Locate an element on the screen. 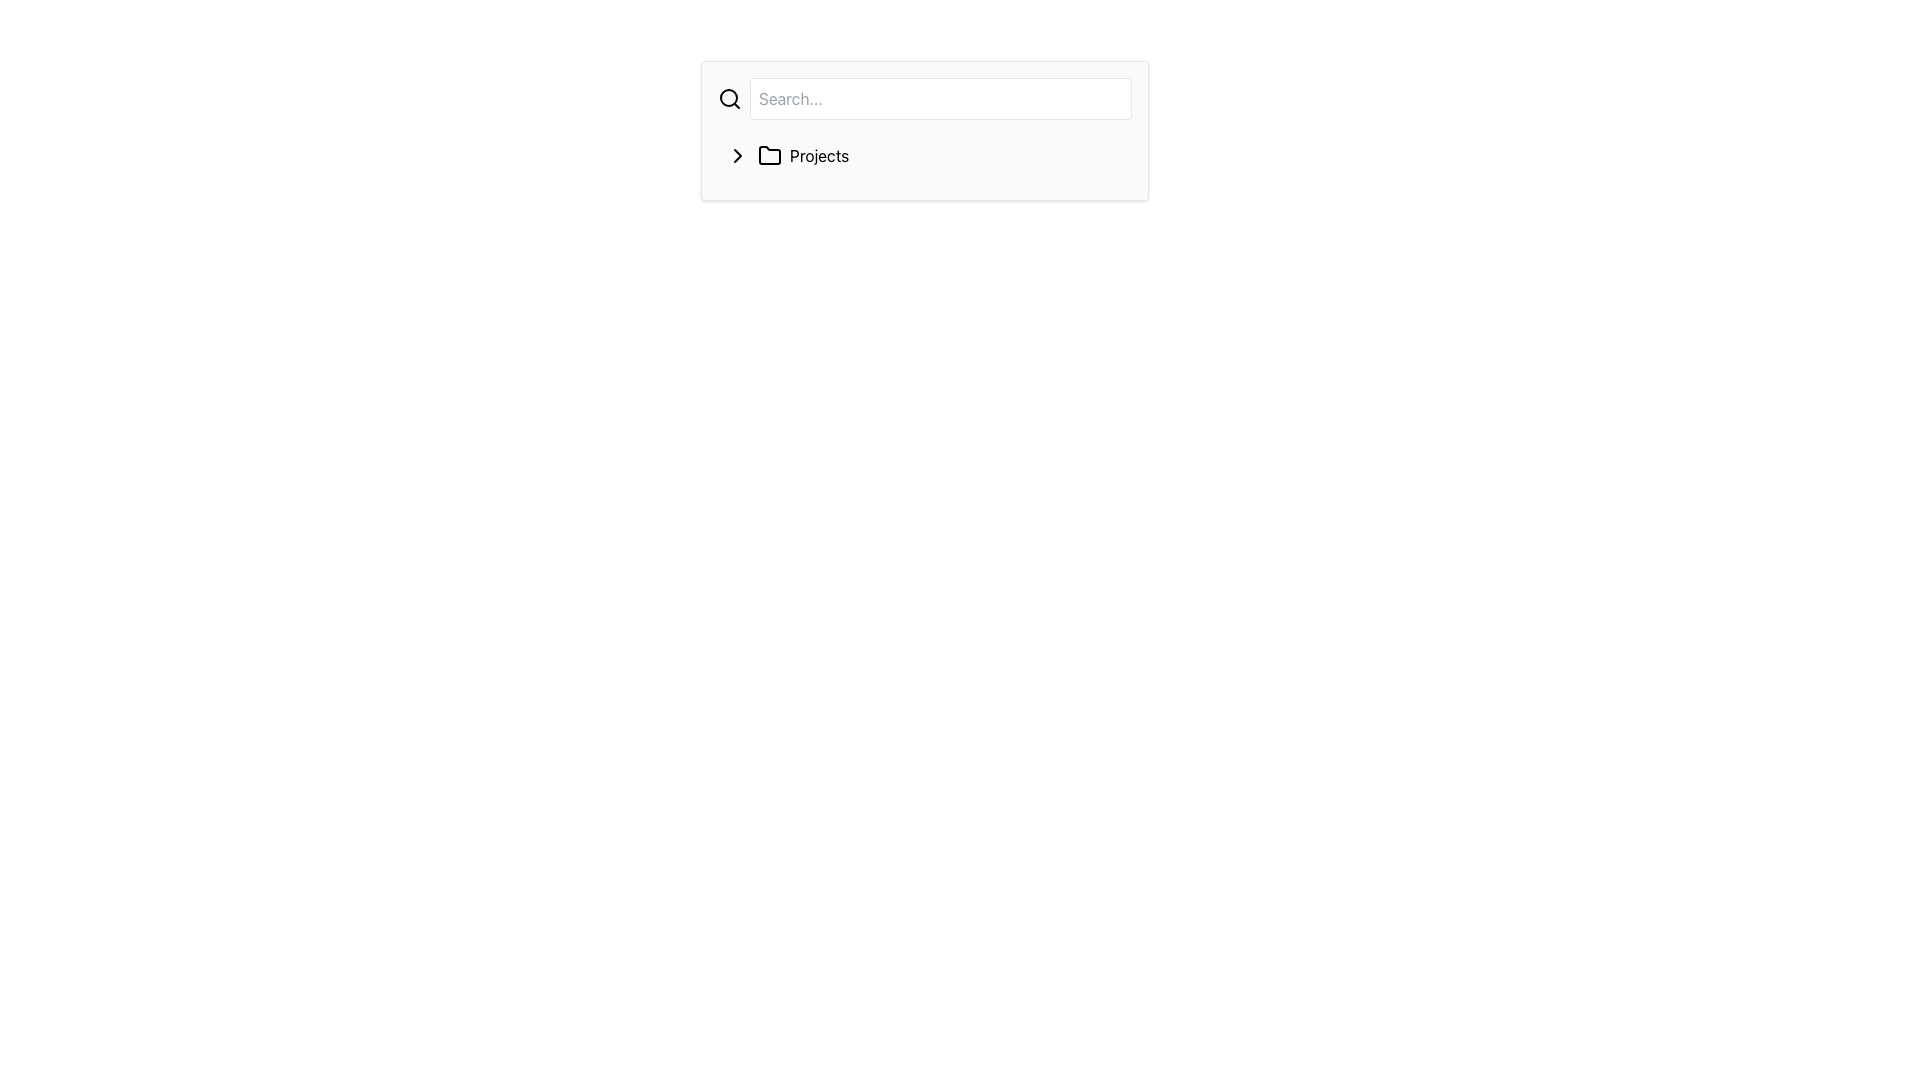 The image size is (1920, 1080). the right-pointing chevron icon within the collapsible navigation item next to the 'Projects' label is located at coordinates (737, 154).